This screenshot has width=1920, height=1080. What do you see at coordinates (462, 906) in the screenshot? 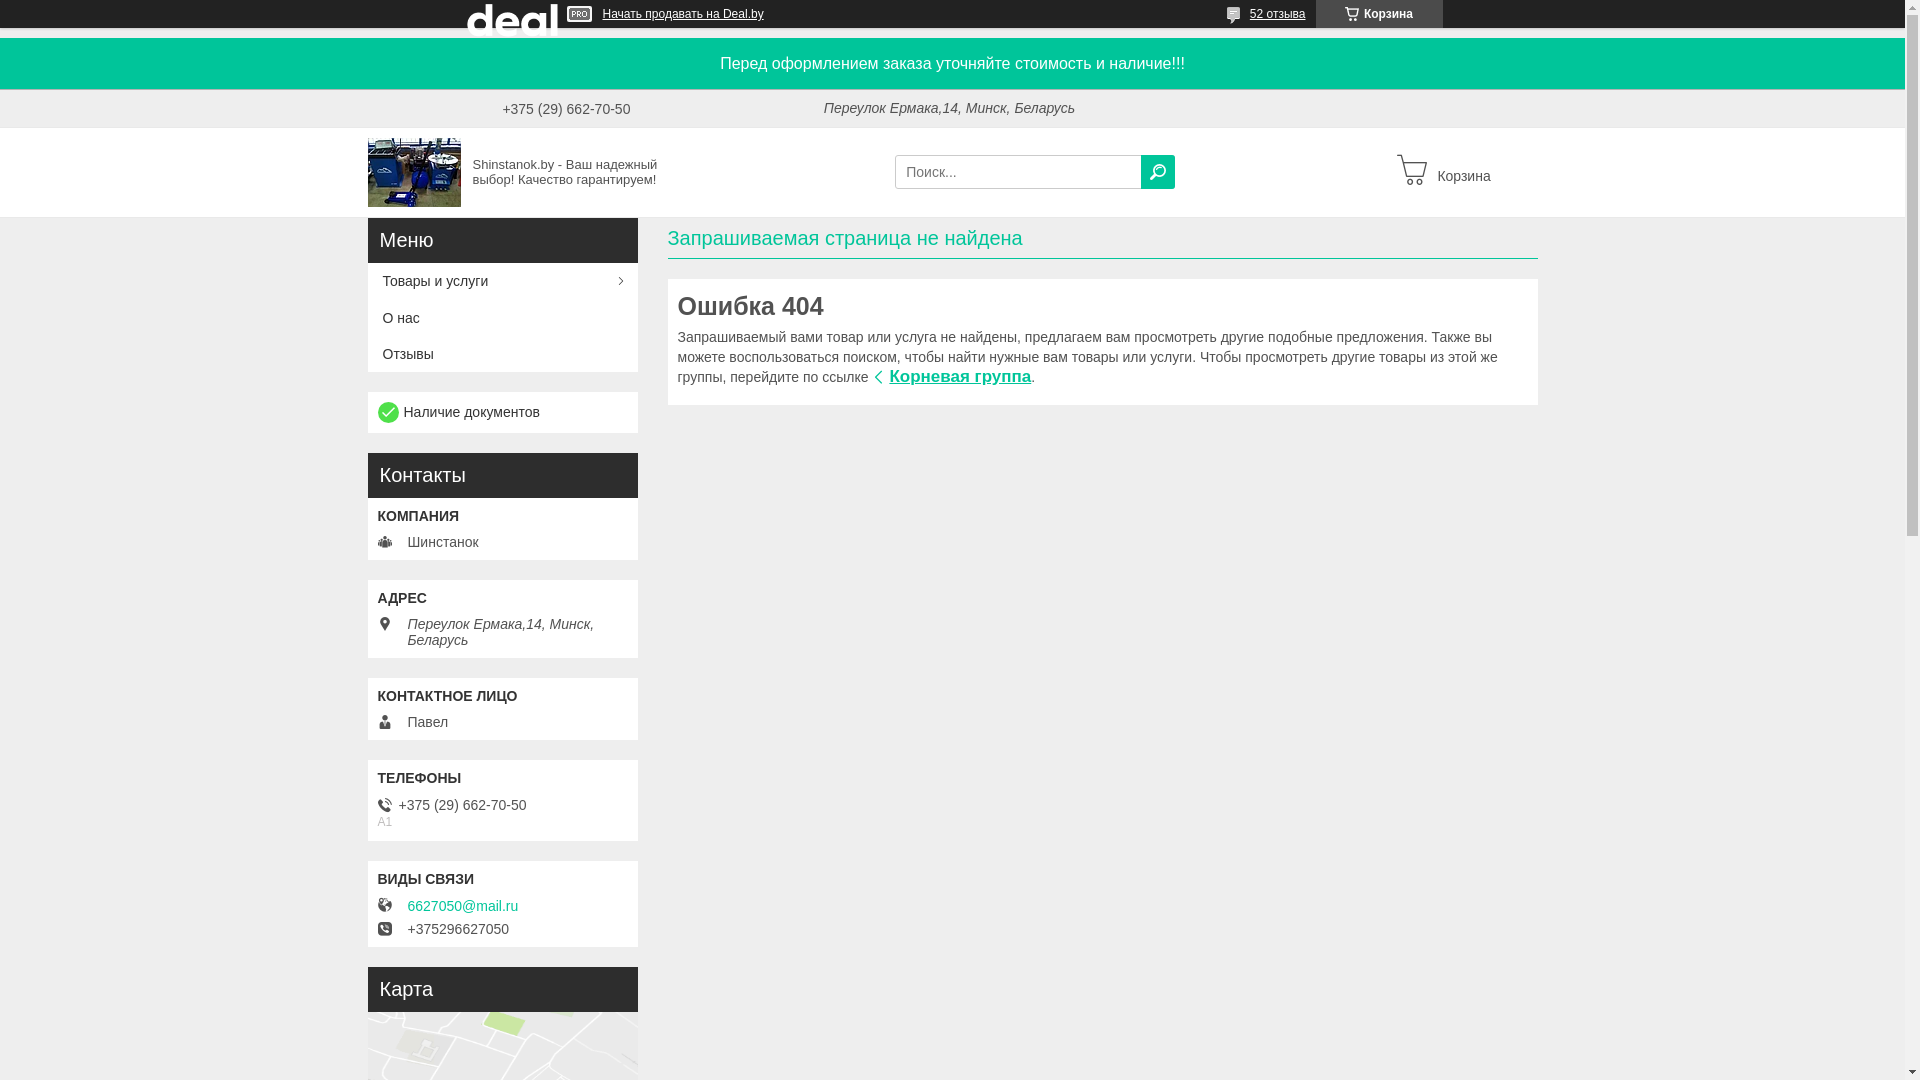
I see `'6627050@mail.ru'` at bounding box center [462, 906].